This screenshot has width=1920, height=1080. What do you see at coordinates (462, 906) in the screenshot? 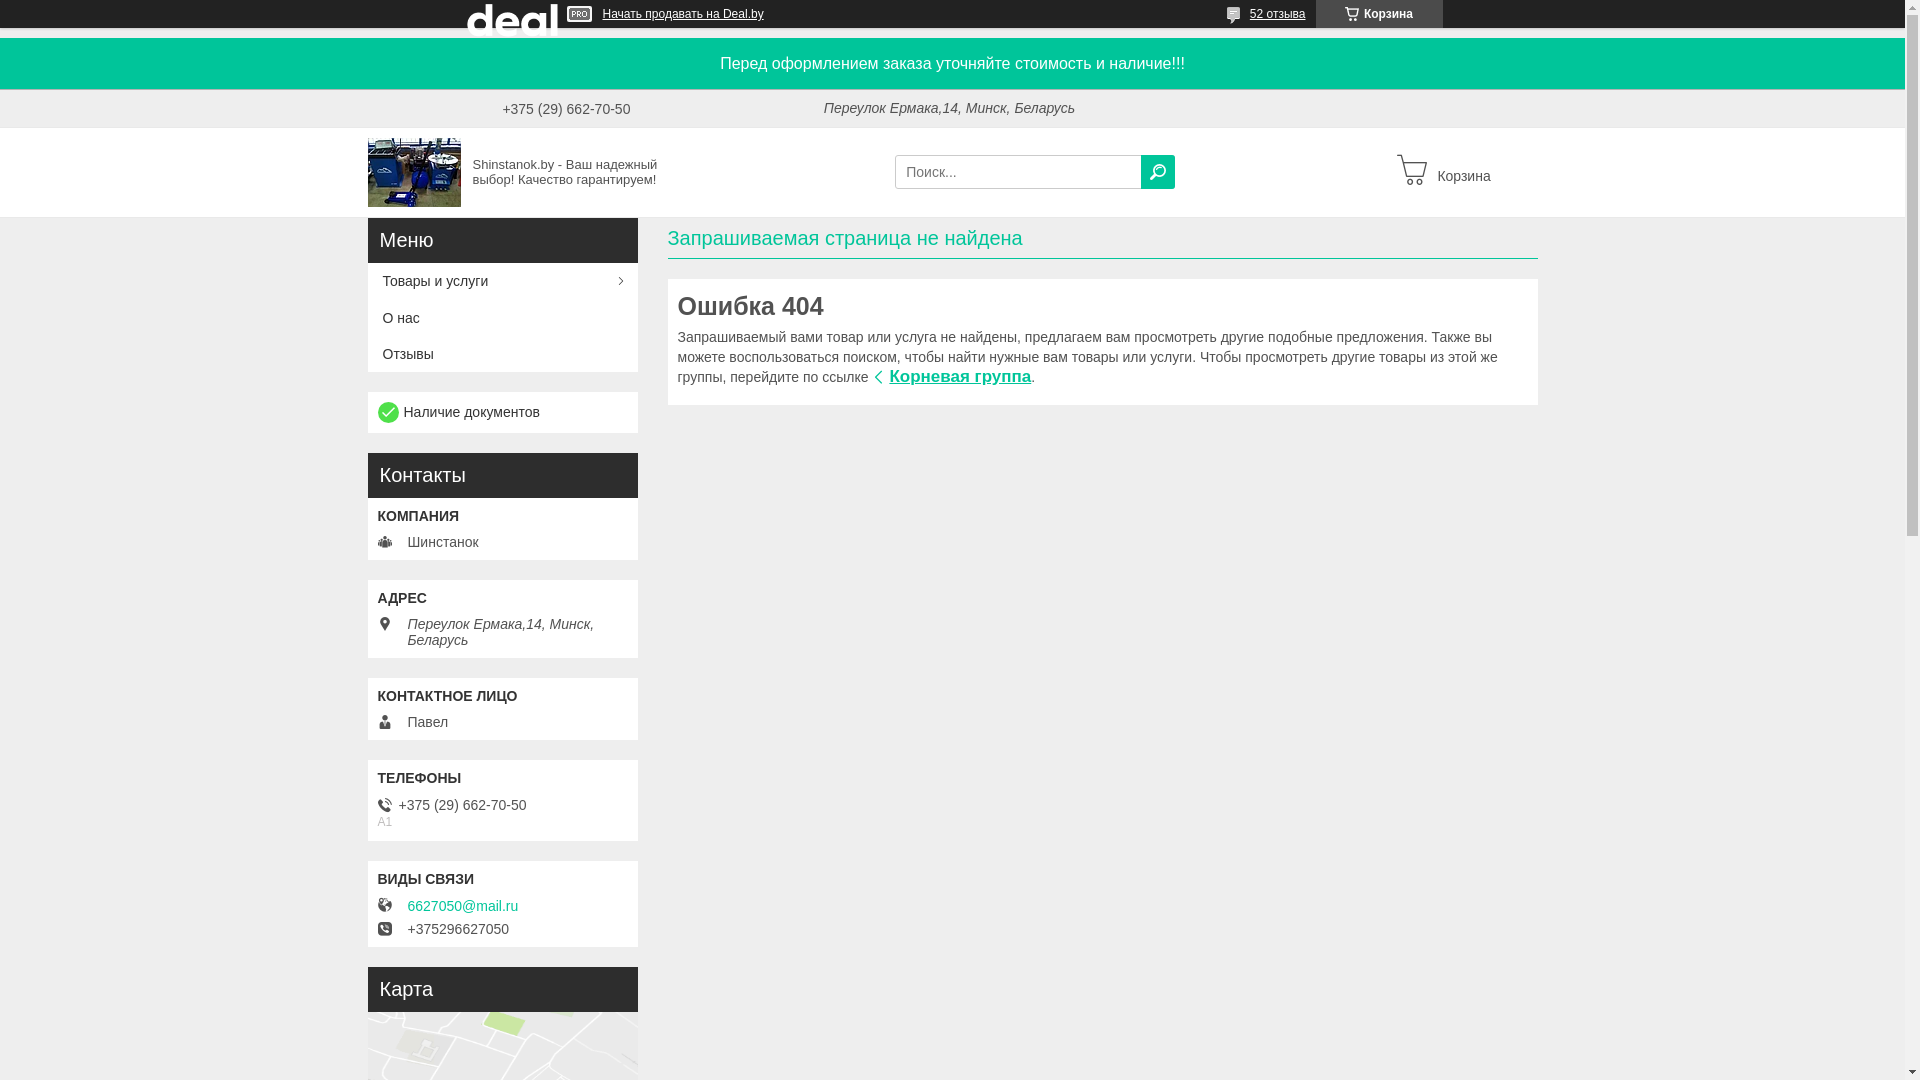
I see `'6627050@mail.ru'` at bounding box center [462, 906].